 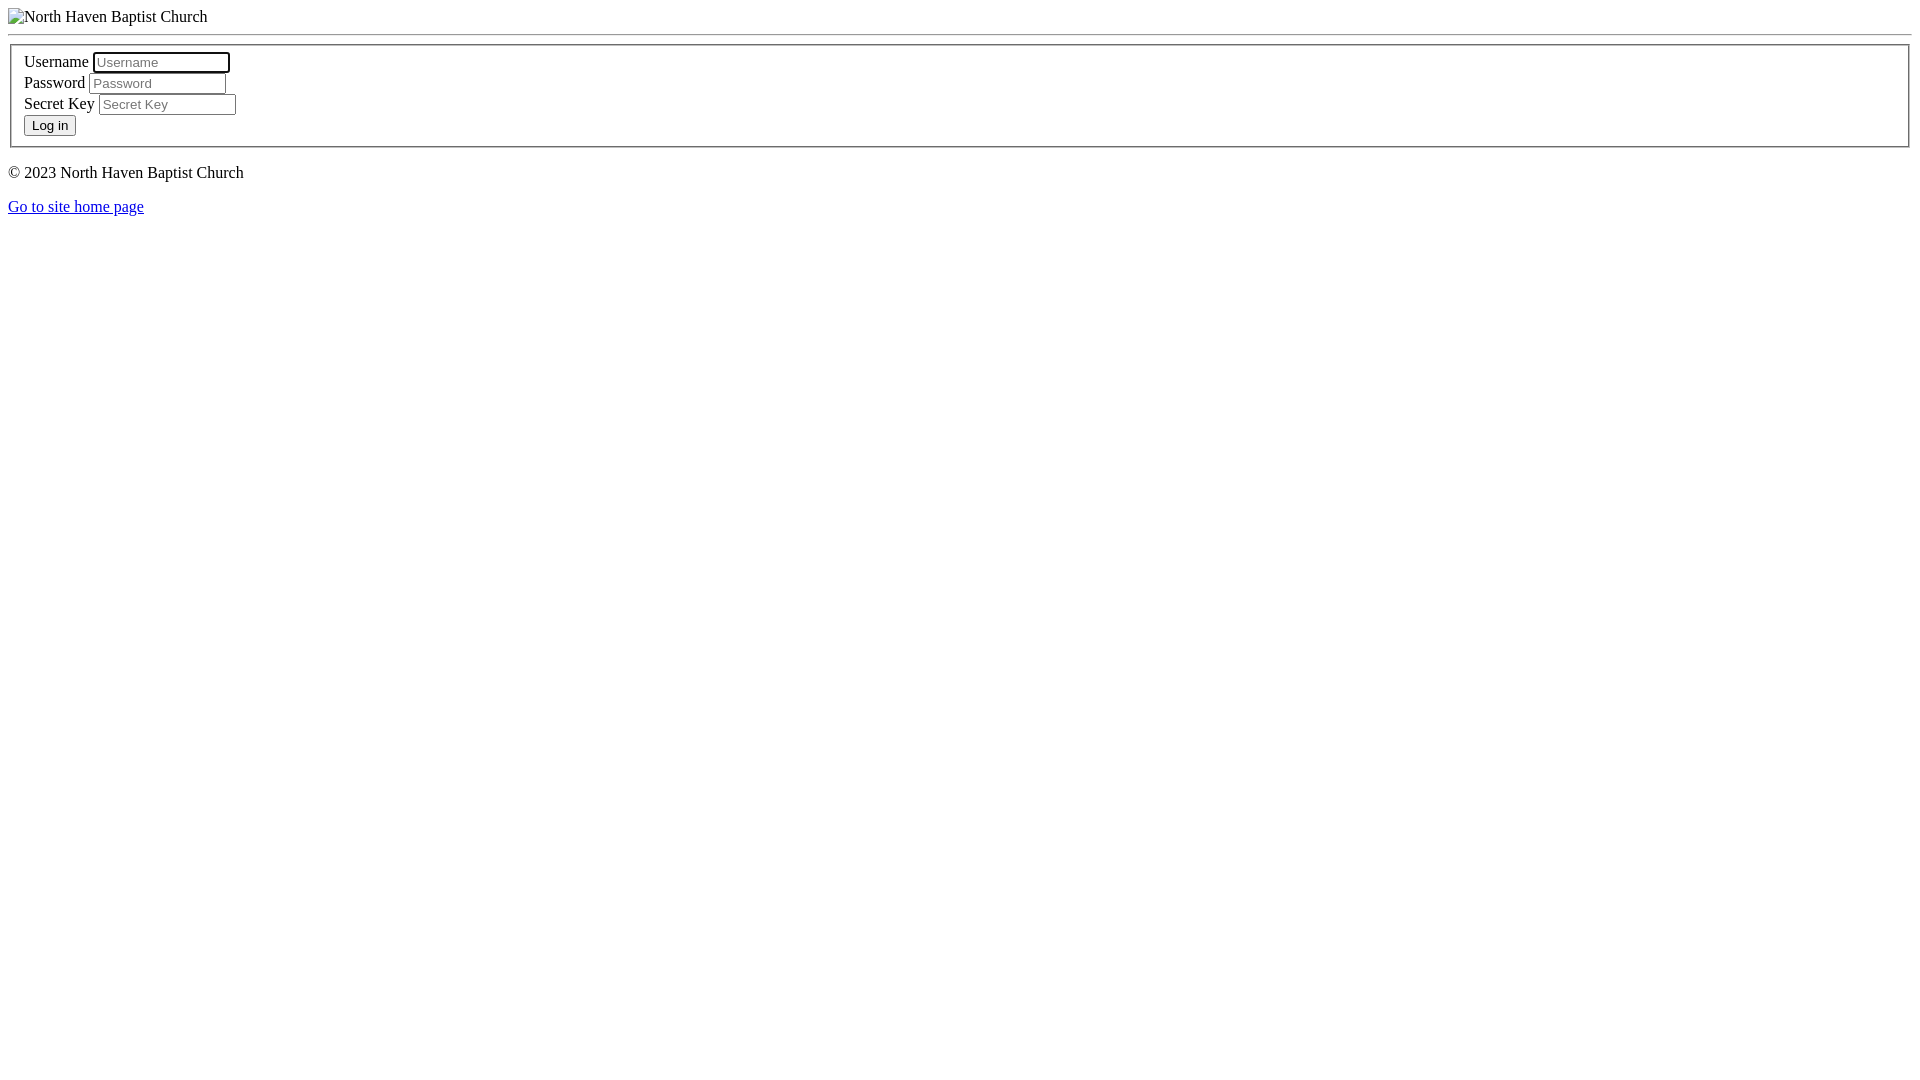 What do you see at coordinates (76, 206) in the screenshot?
I see `'Go to site home page'` at bounding box center [76, 206].